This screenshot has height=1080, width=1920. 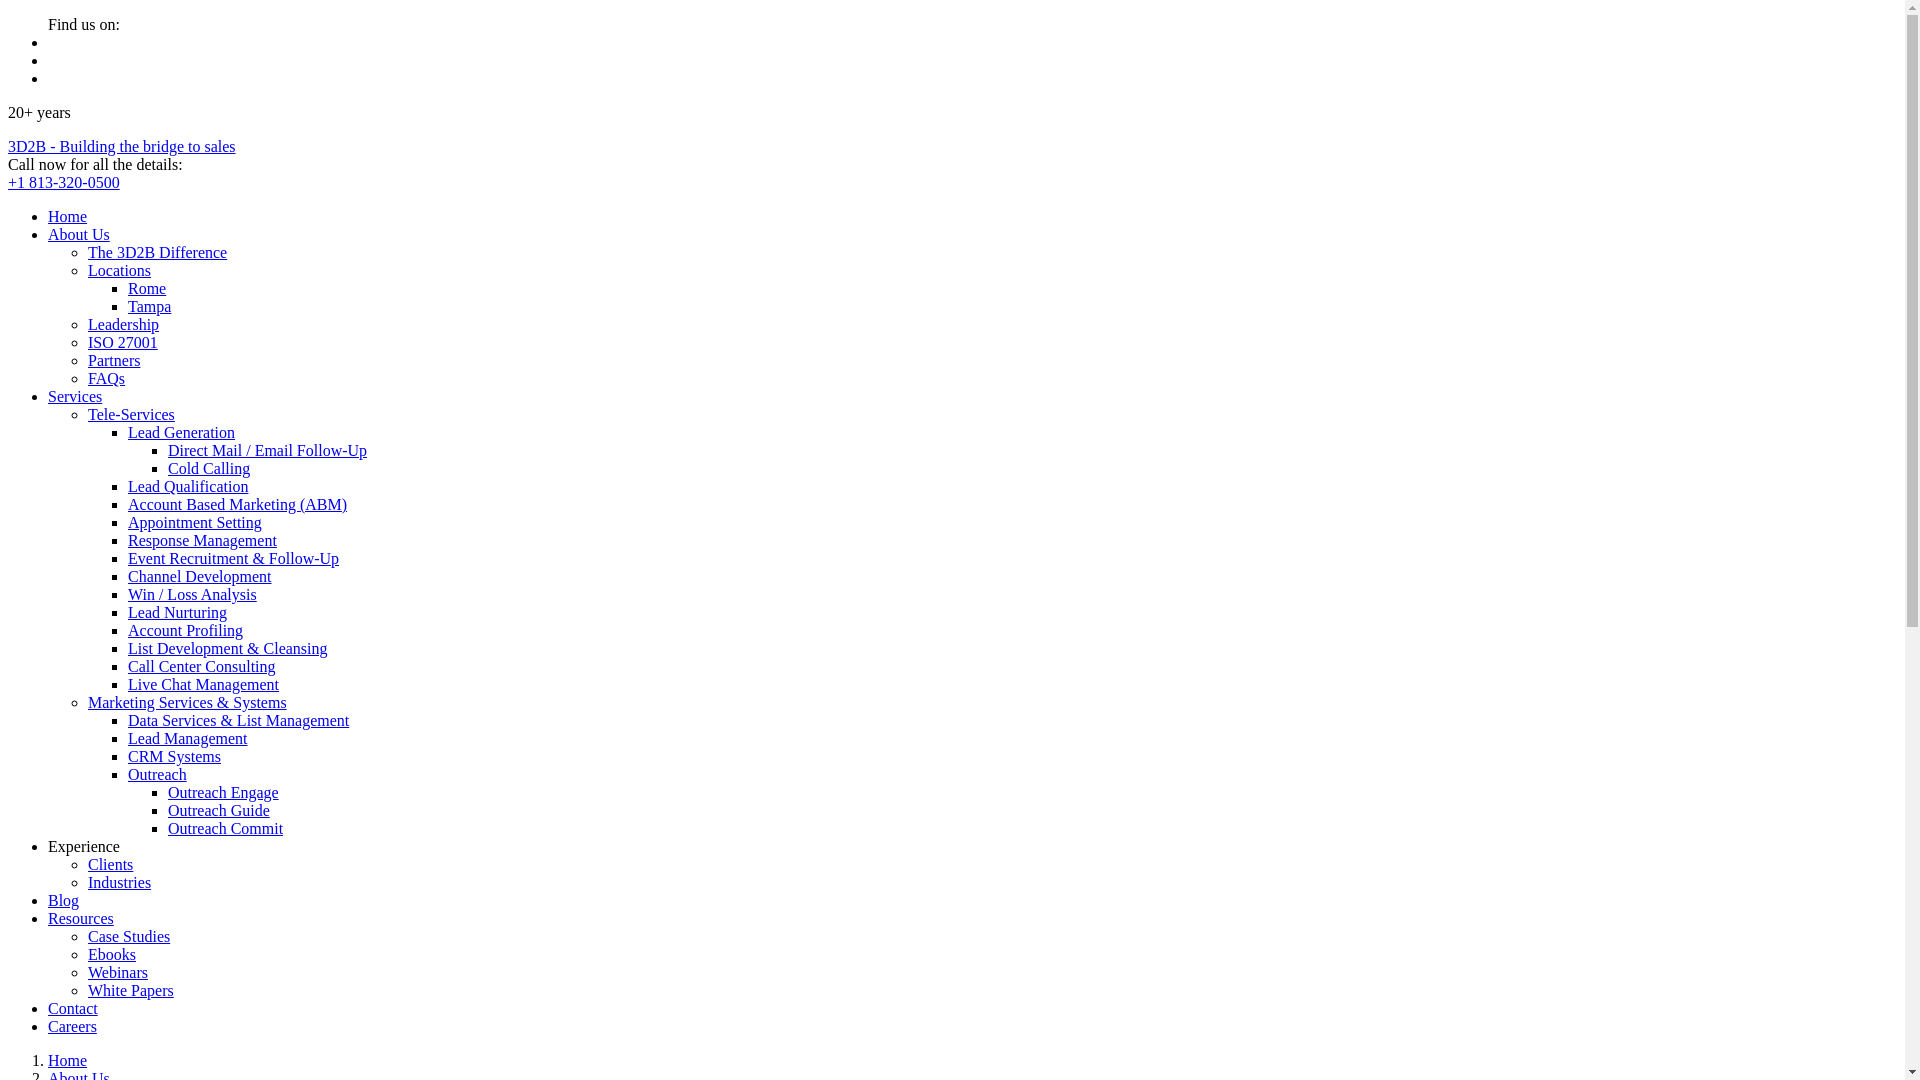 What do you see at coordinates (110, 953) in the screenshot?
I see `'Ebooks'` at bounding box center [110, 953].